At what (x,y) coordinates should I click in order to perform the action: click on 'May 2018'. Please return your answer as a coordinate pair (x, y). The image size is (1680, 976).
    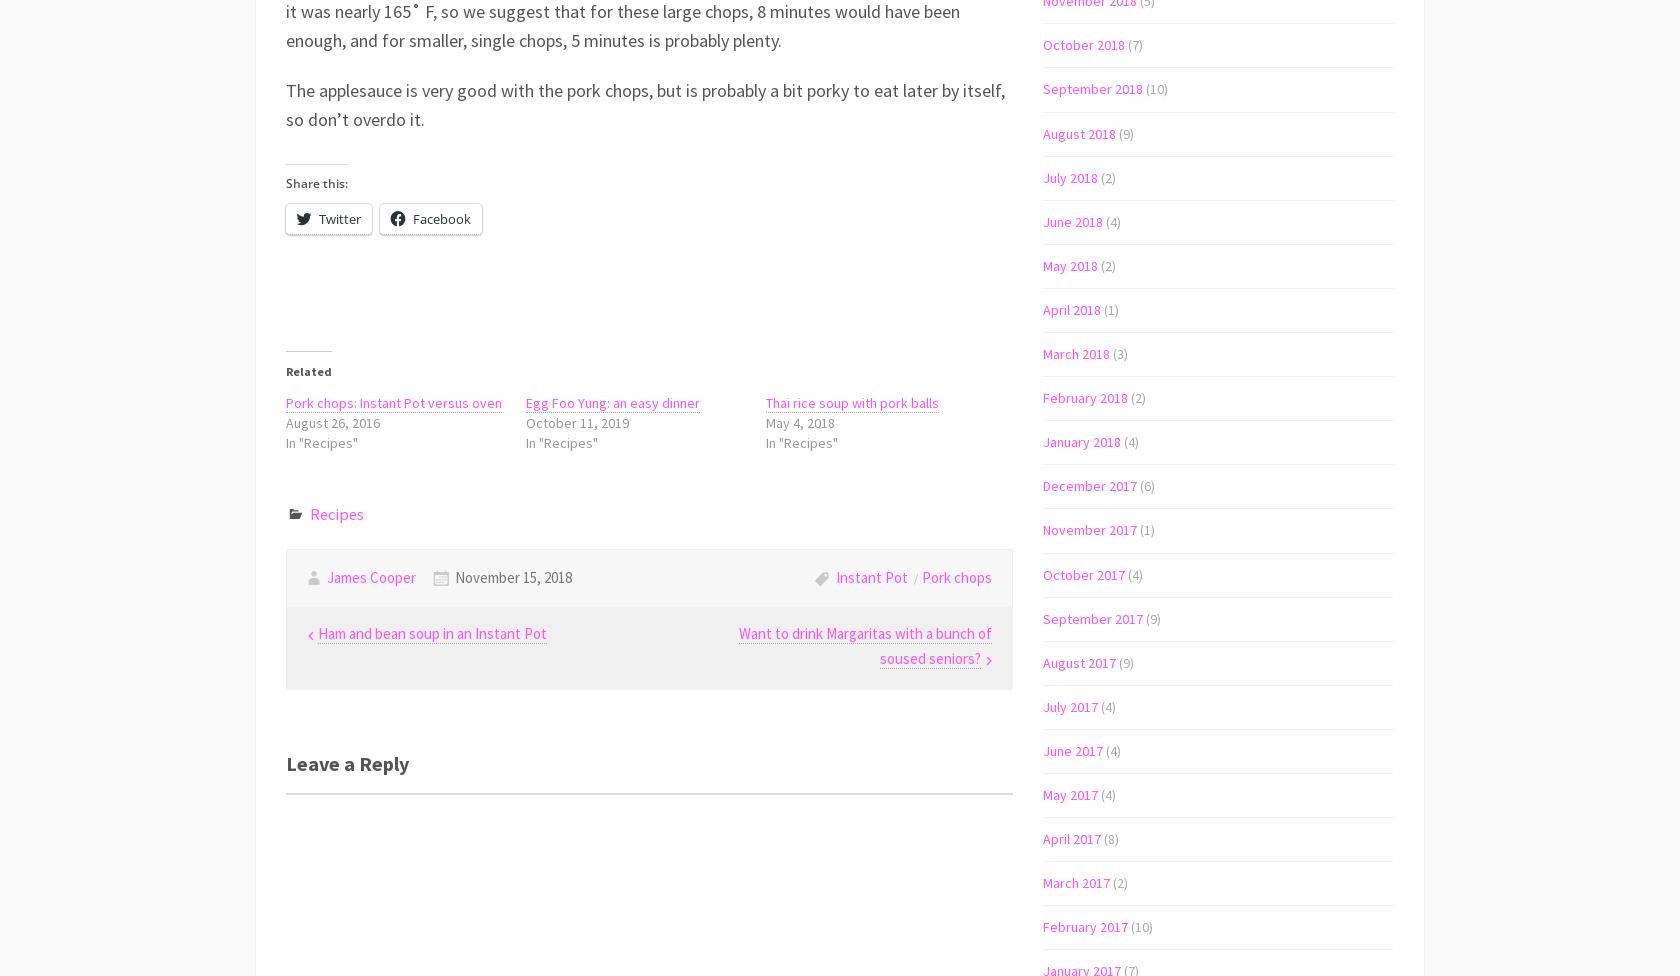
    Looking at the image, I should click on (1070, 264).